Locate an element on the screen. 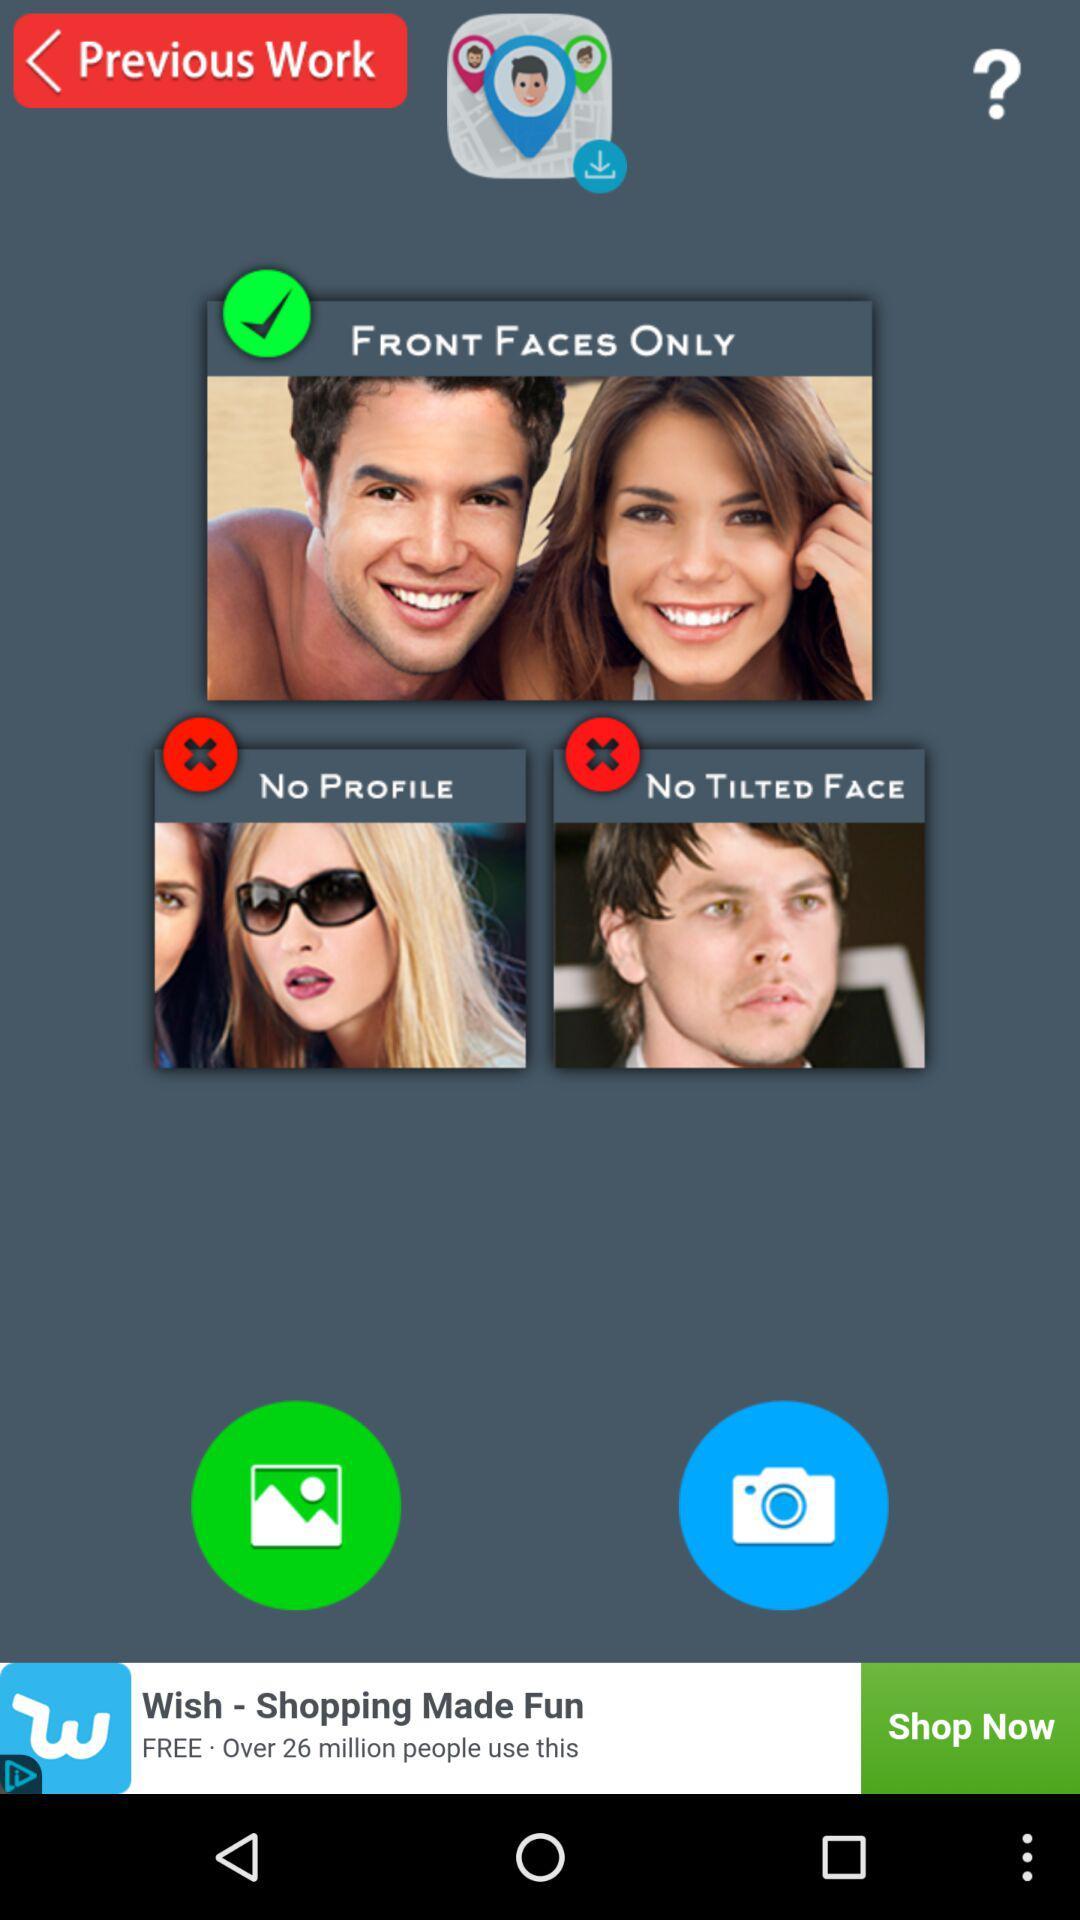 The height and width of the screenshot is (1920, 1080). the photo icon is located at coordinates (782, 1610).